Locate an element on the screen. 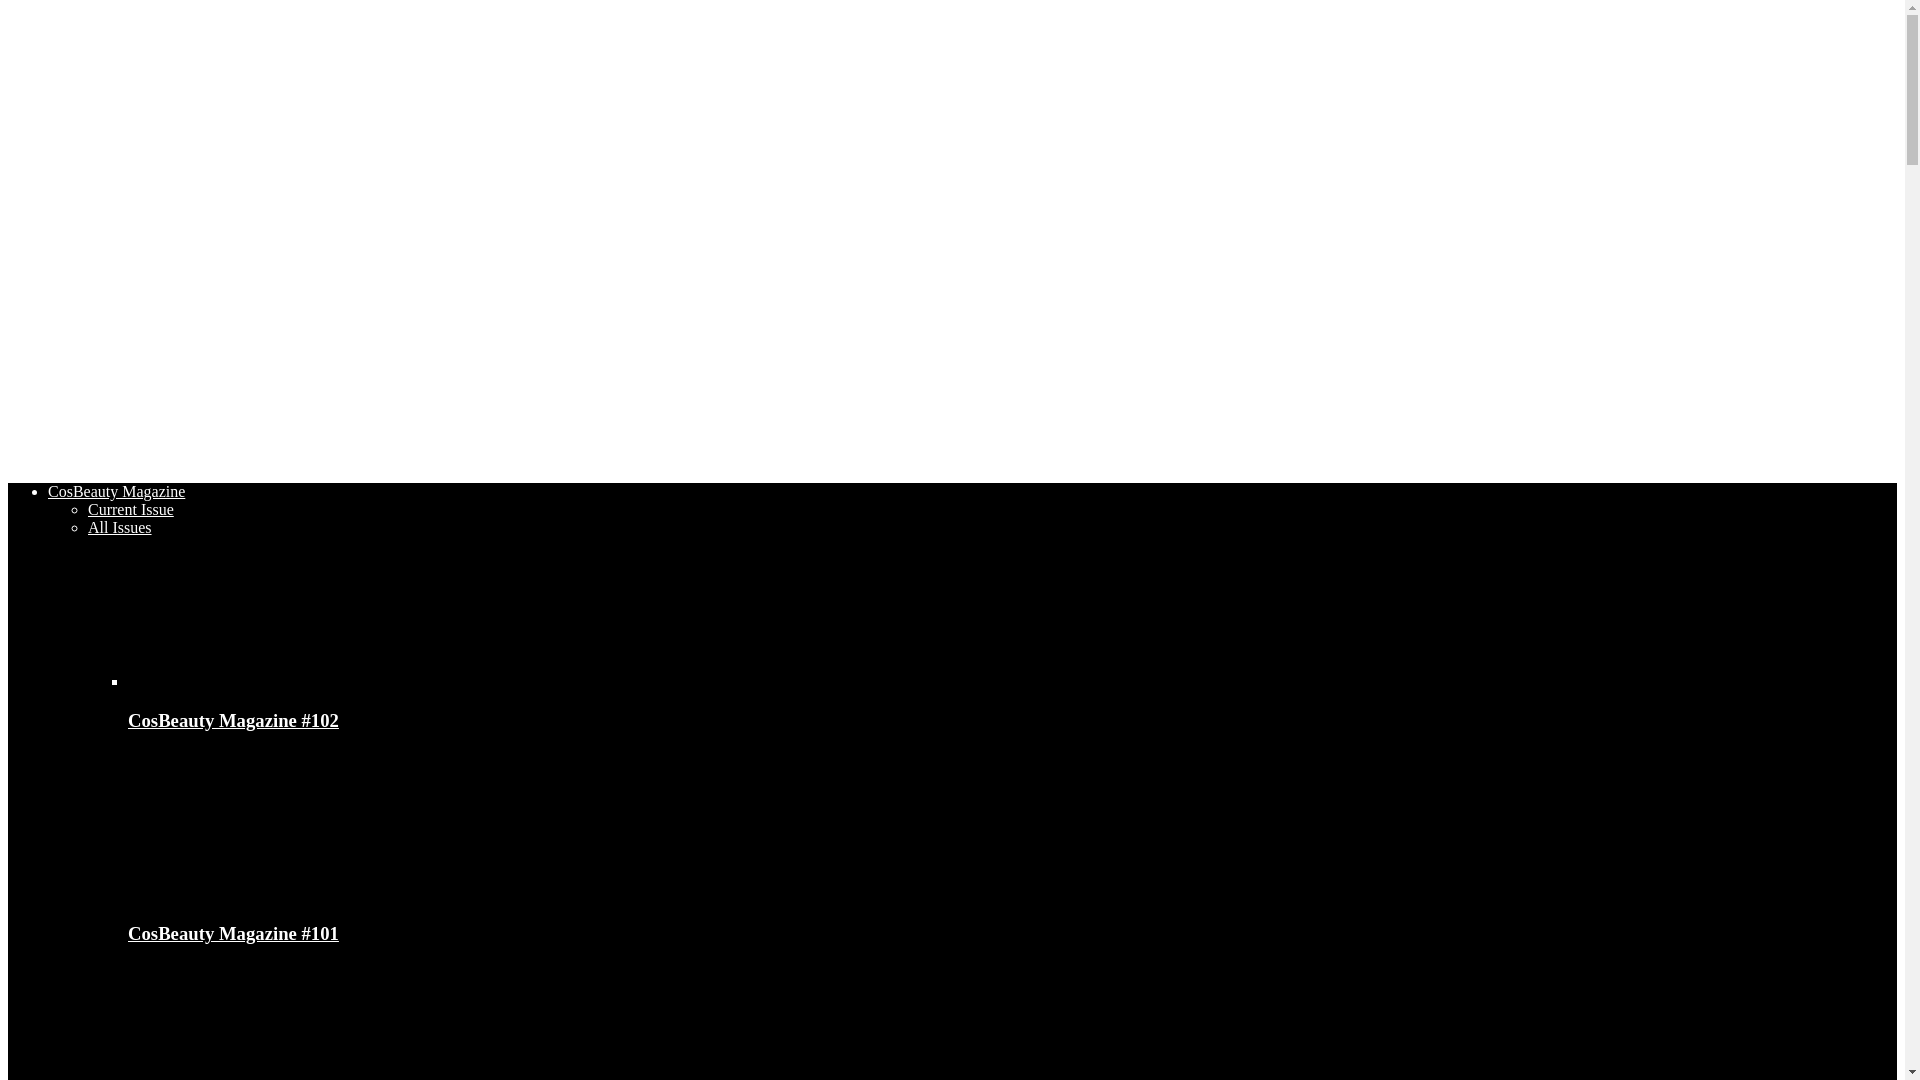  'CosBeauty Magazine' is located at coordinates (115, 491).